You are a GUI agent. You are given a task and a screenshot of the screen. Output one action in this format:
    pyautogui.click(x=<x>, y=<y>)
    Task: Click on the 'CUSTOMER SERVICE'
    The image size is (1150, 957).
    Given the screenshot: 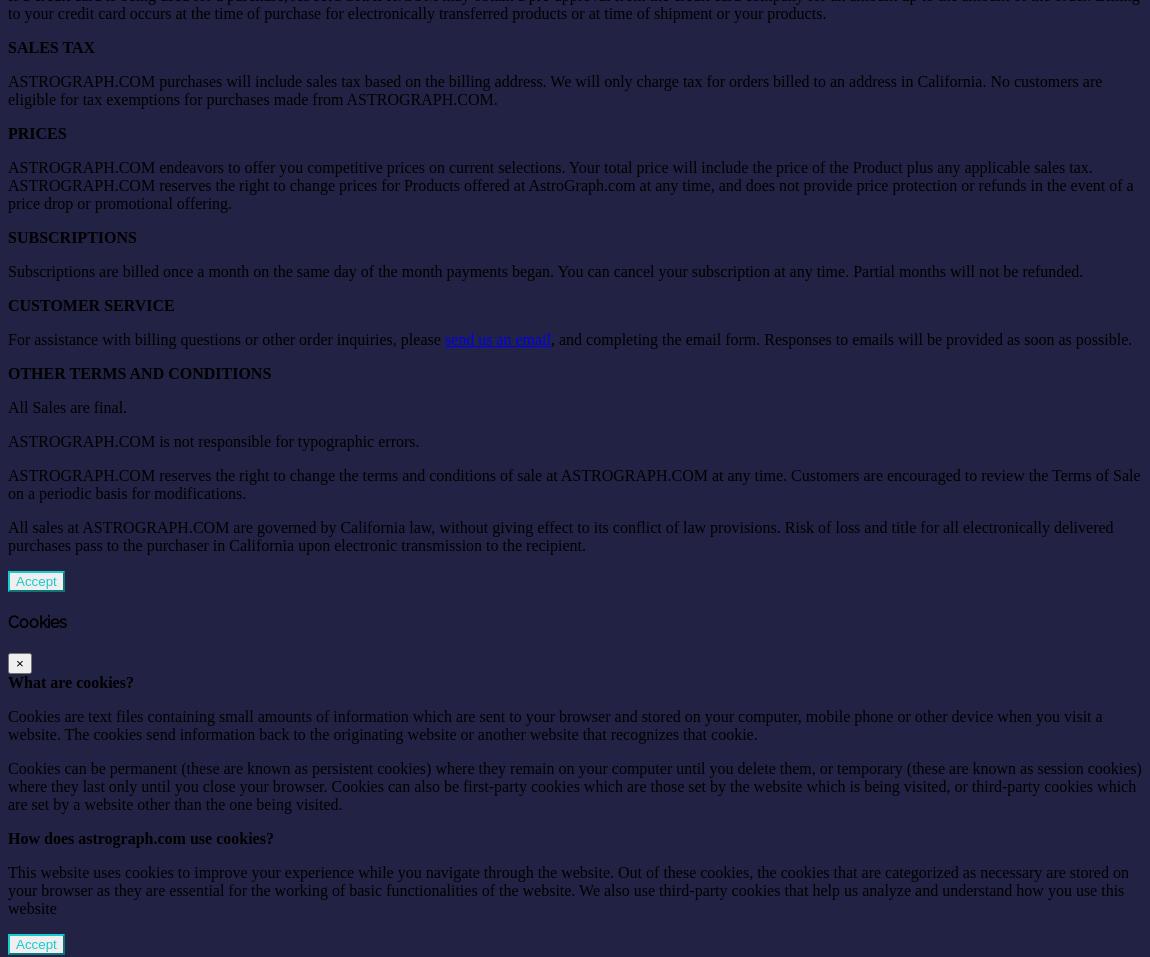 What is the action you would take?
    pyautogui.click(x=89, y=304)
    